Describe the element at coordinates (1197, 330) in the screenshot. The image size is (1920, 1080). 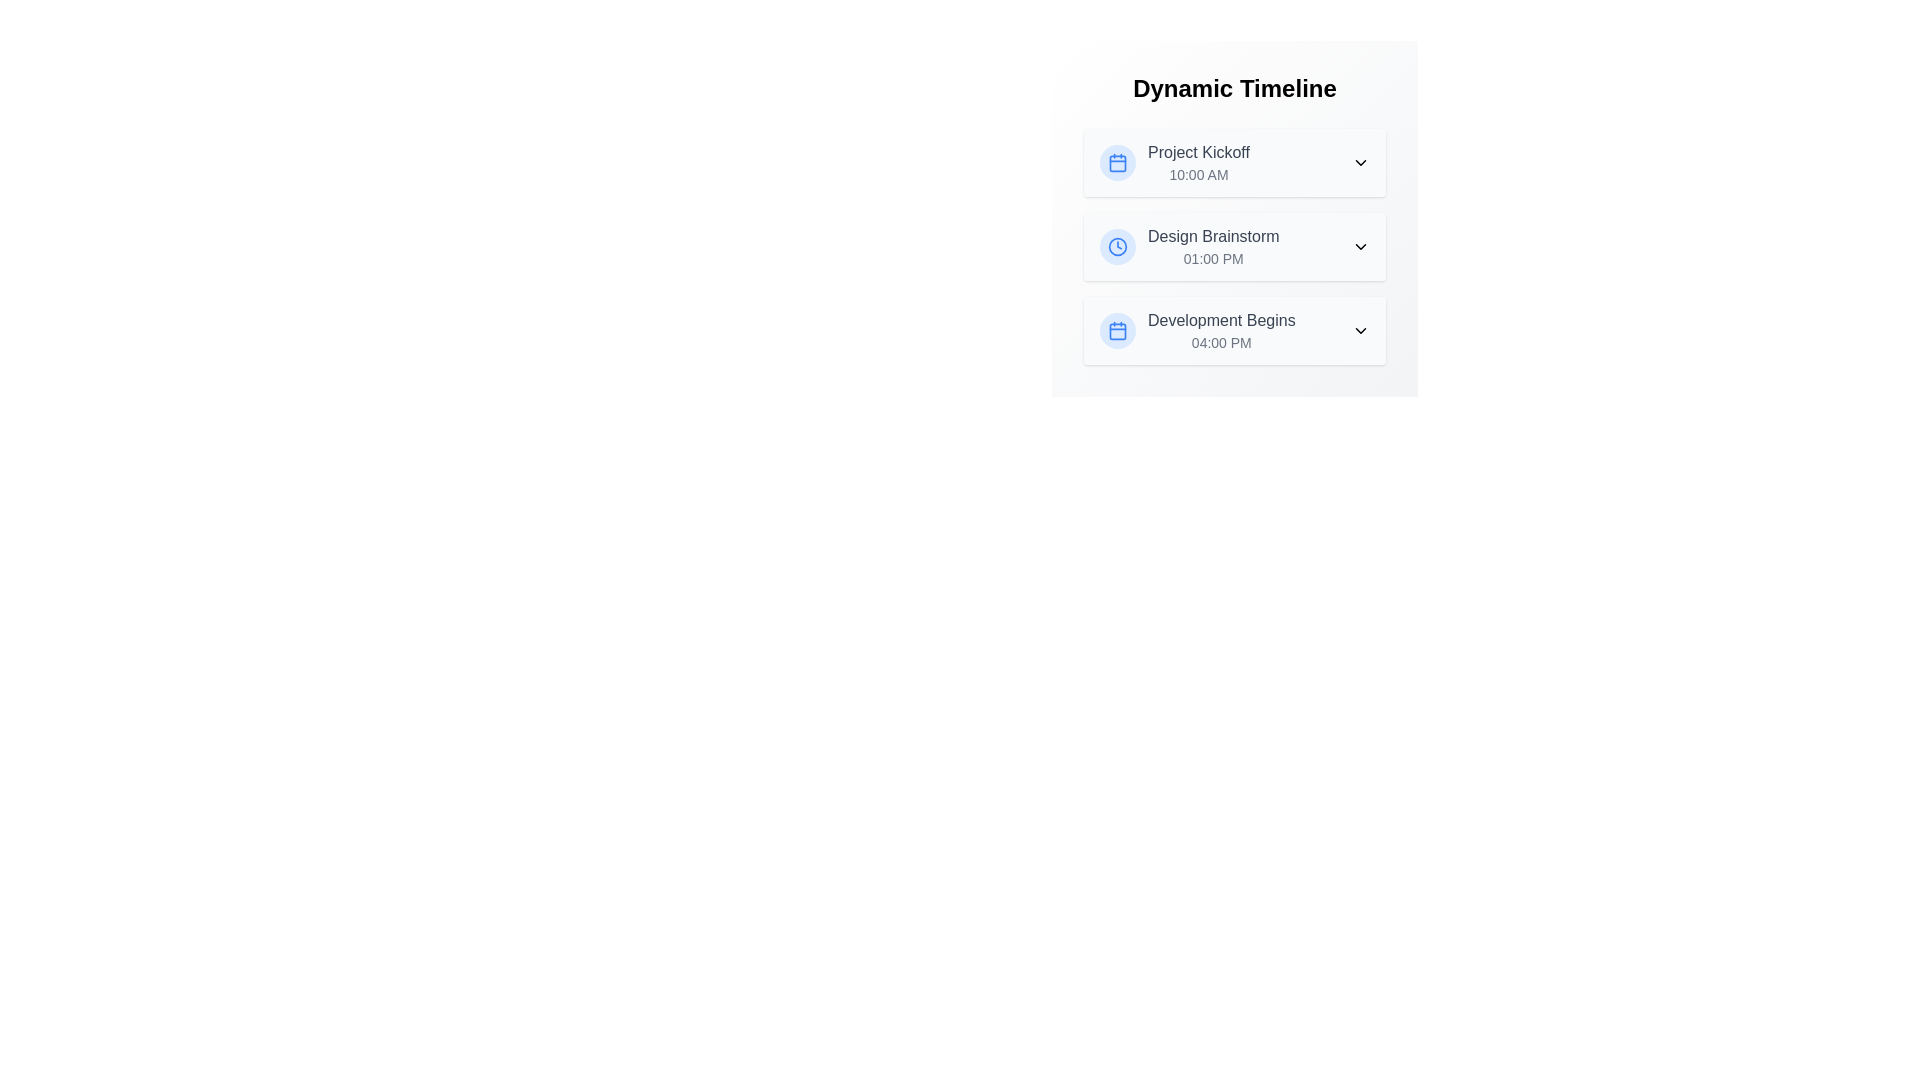
I see `the list item entry labeled 'Development Begins' with a calendar icon` at that location.